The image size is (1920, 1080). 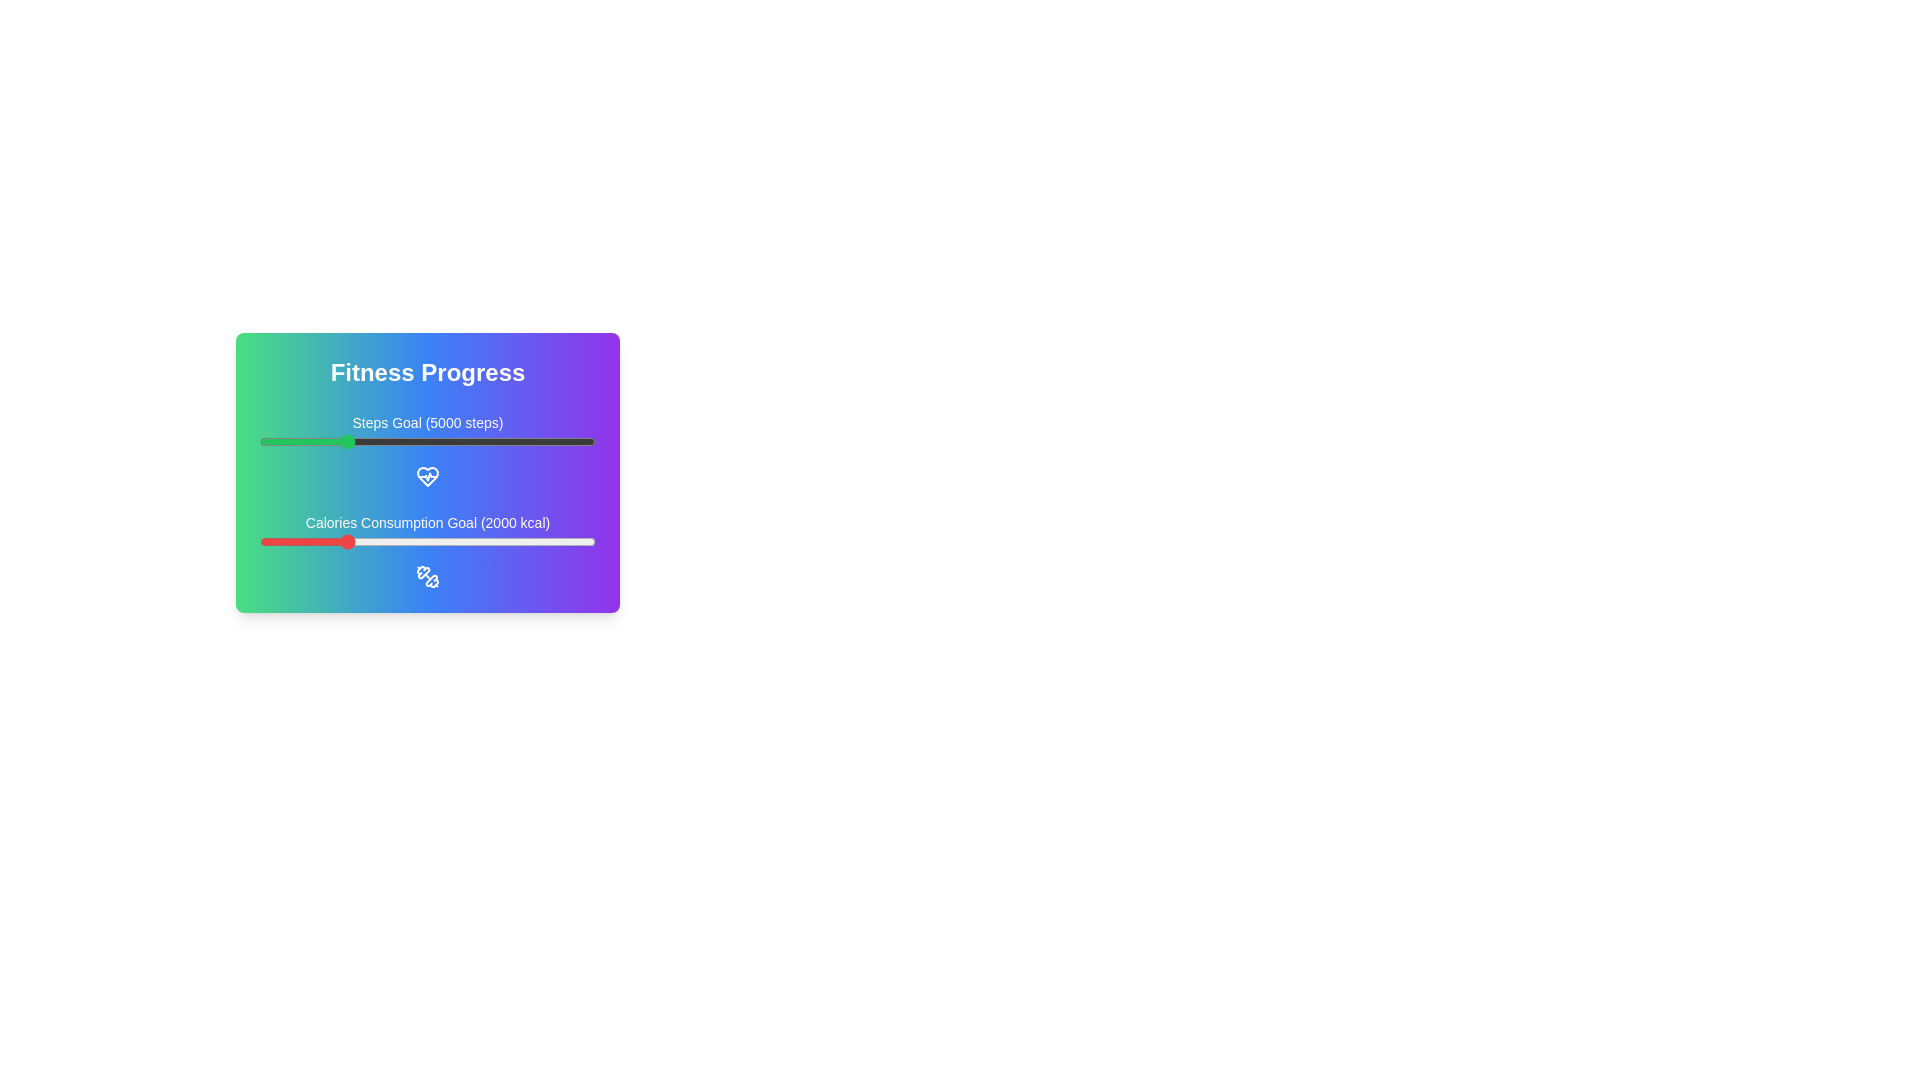 I want to click on the steps goal, so click(x=456, y=441).